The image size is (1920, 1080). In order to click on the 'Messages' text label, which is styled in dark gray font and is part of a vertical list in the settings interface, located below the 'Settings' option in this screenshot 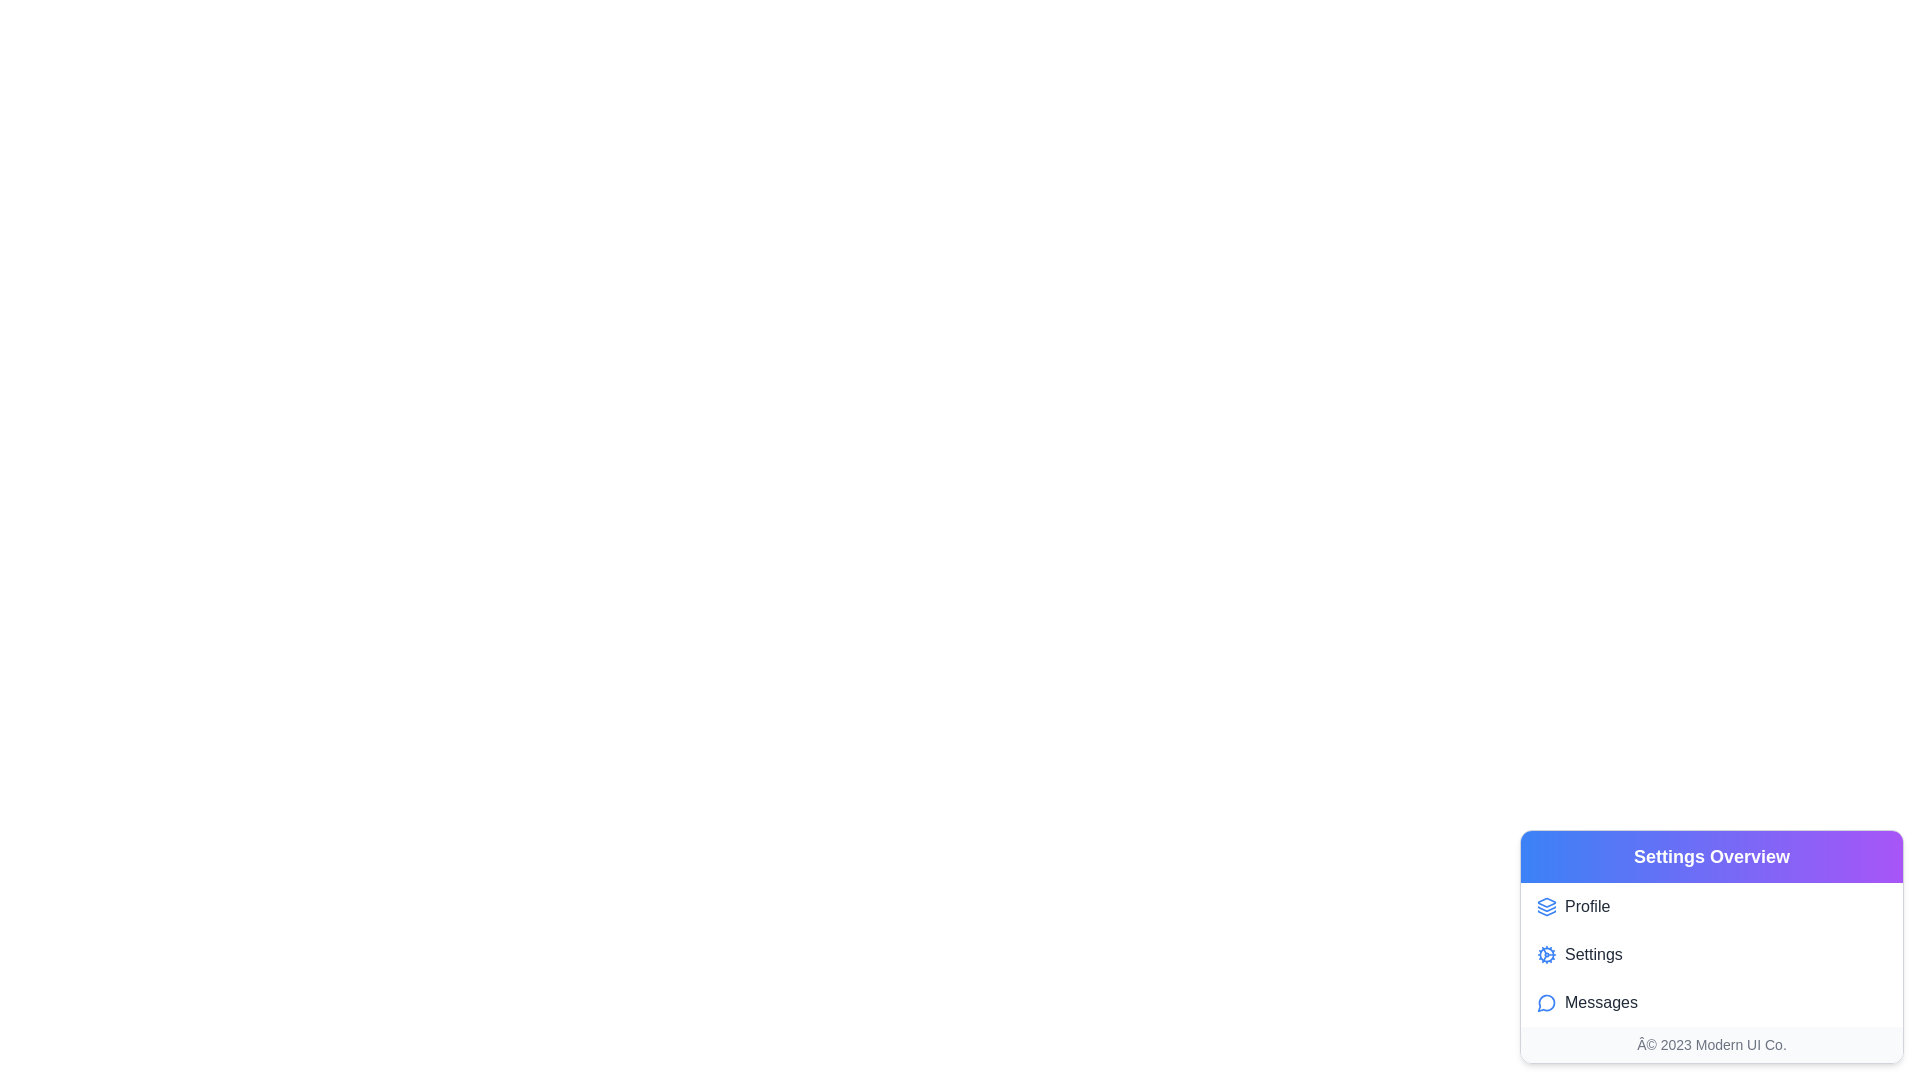, I will do `click(1601, 1002)`.